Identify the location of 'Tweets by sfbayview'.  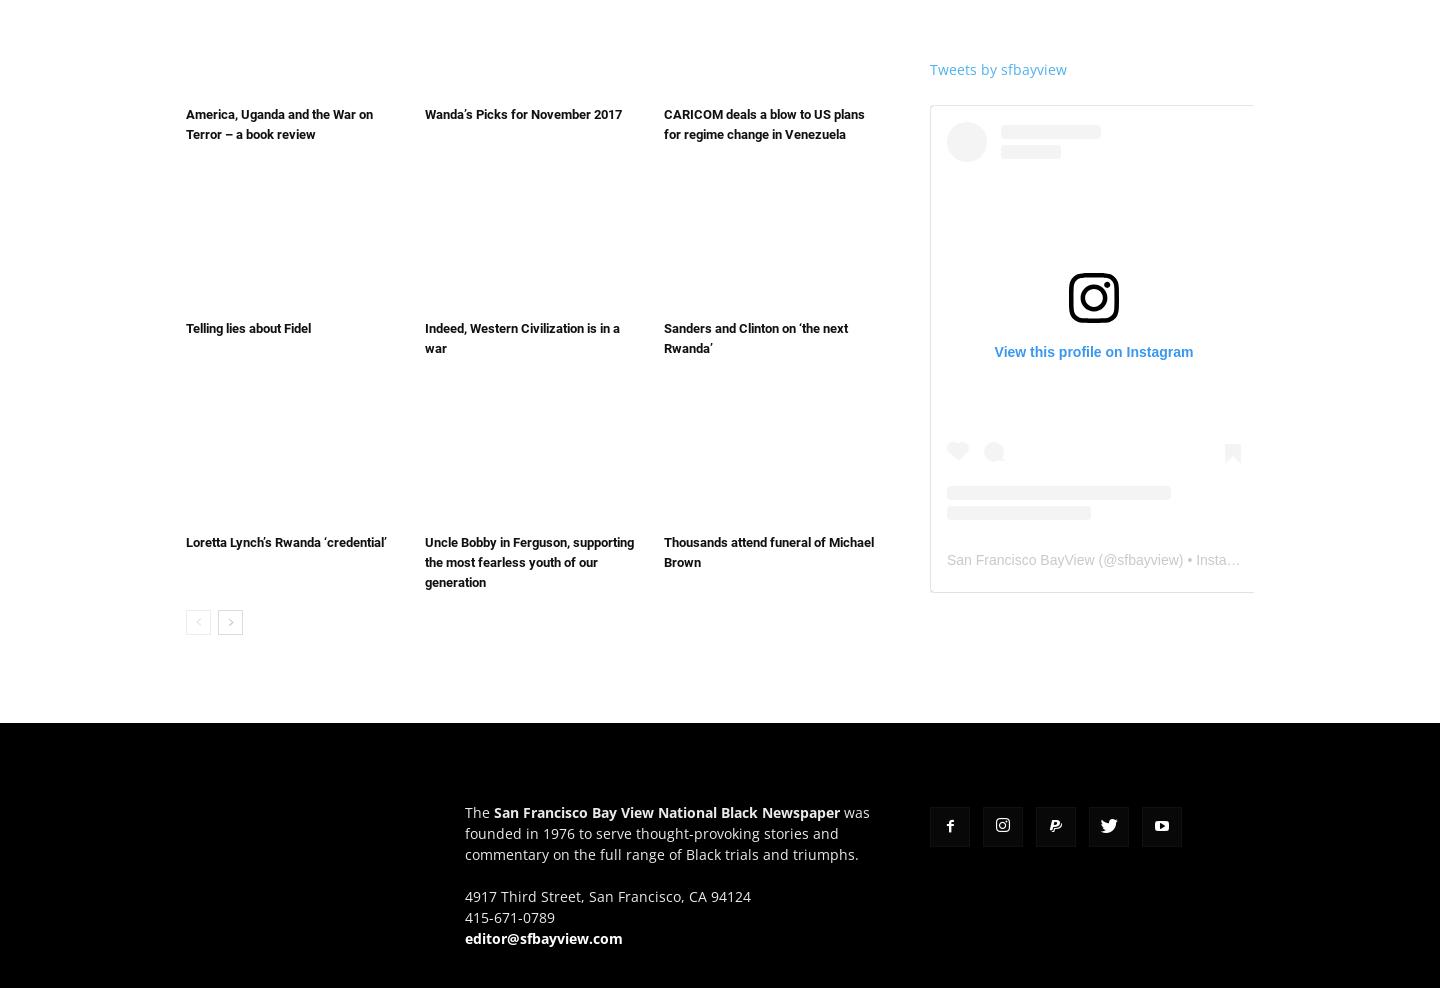
(997, 68).